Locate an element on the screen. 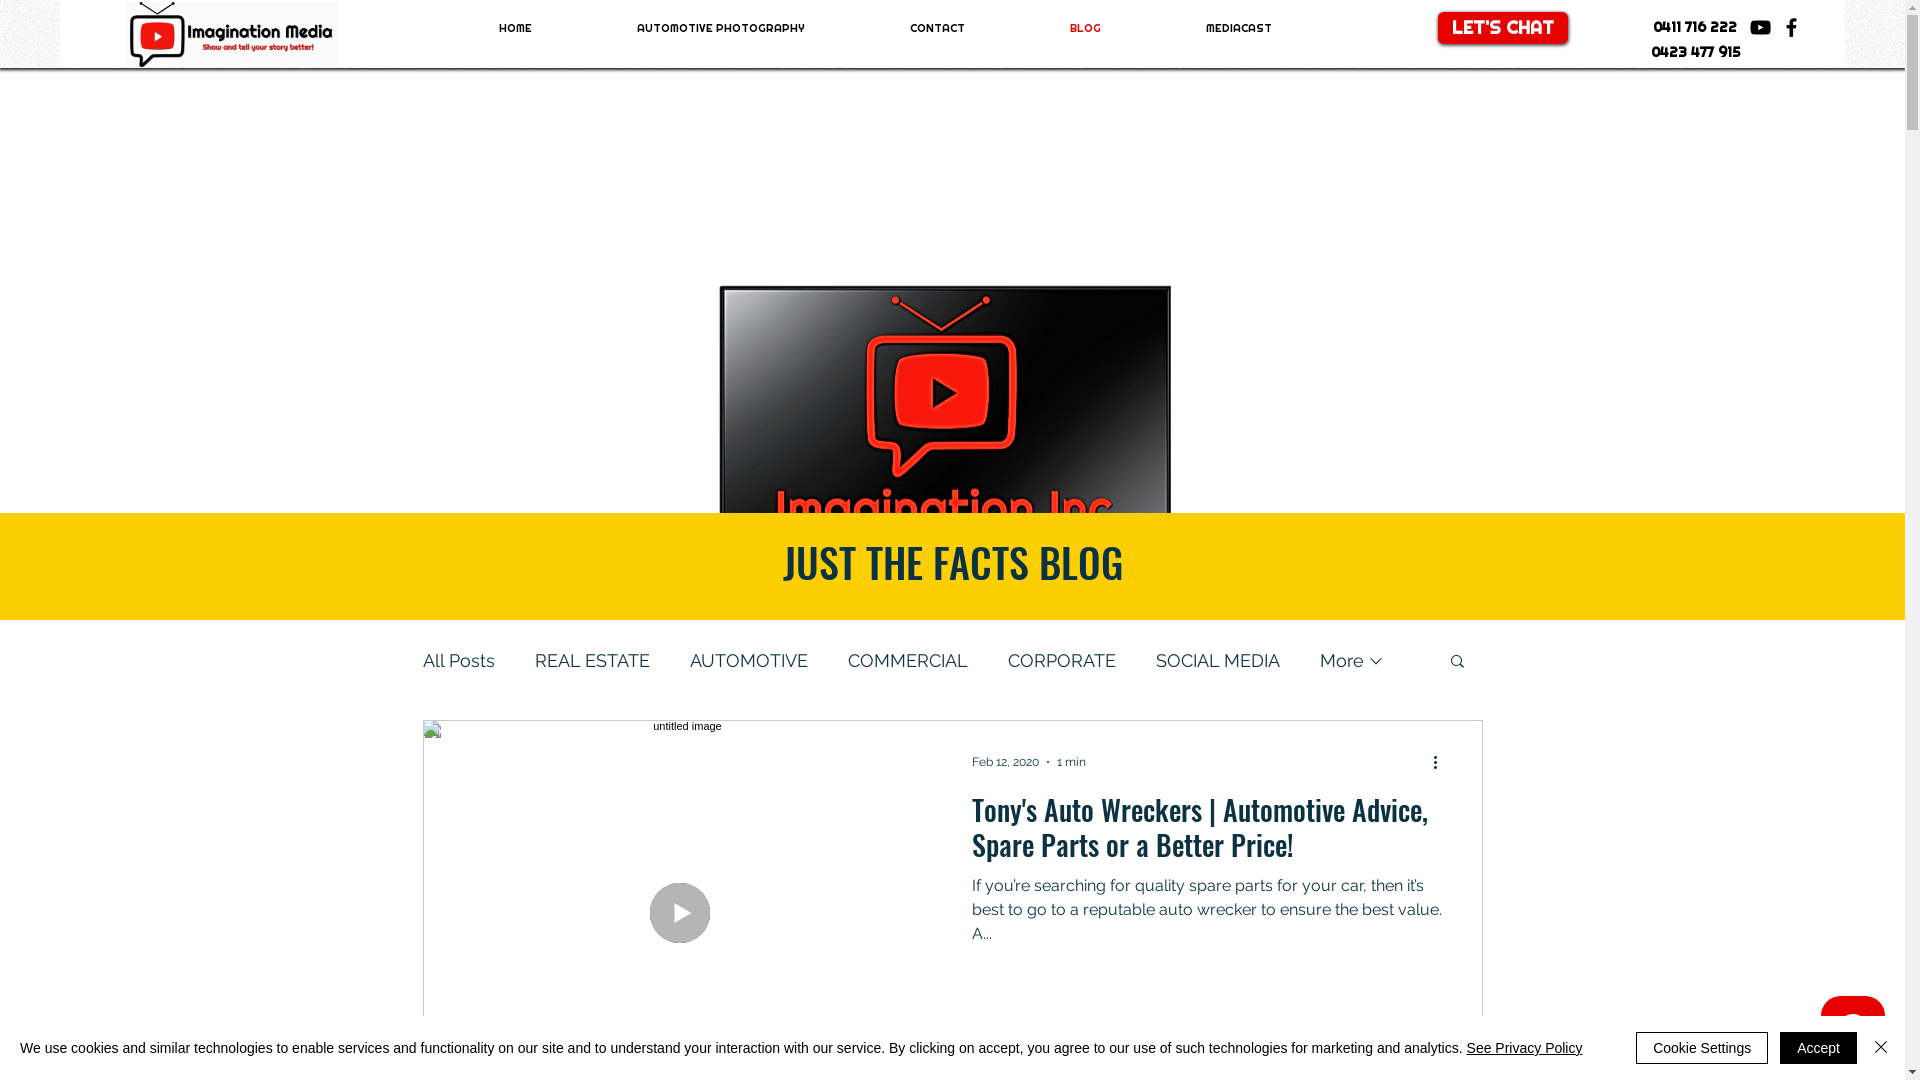  'All Posts' is located at coordinates (456, 660).